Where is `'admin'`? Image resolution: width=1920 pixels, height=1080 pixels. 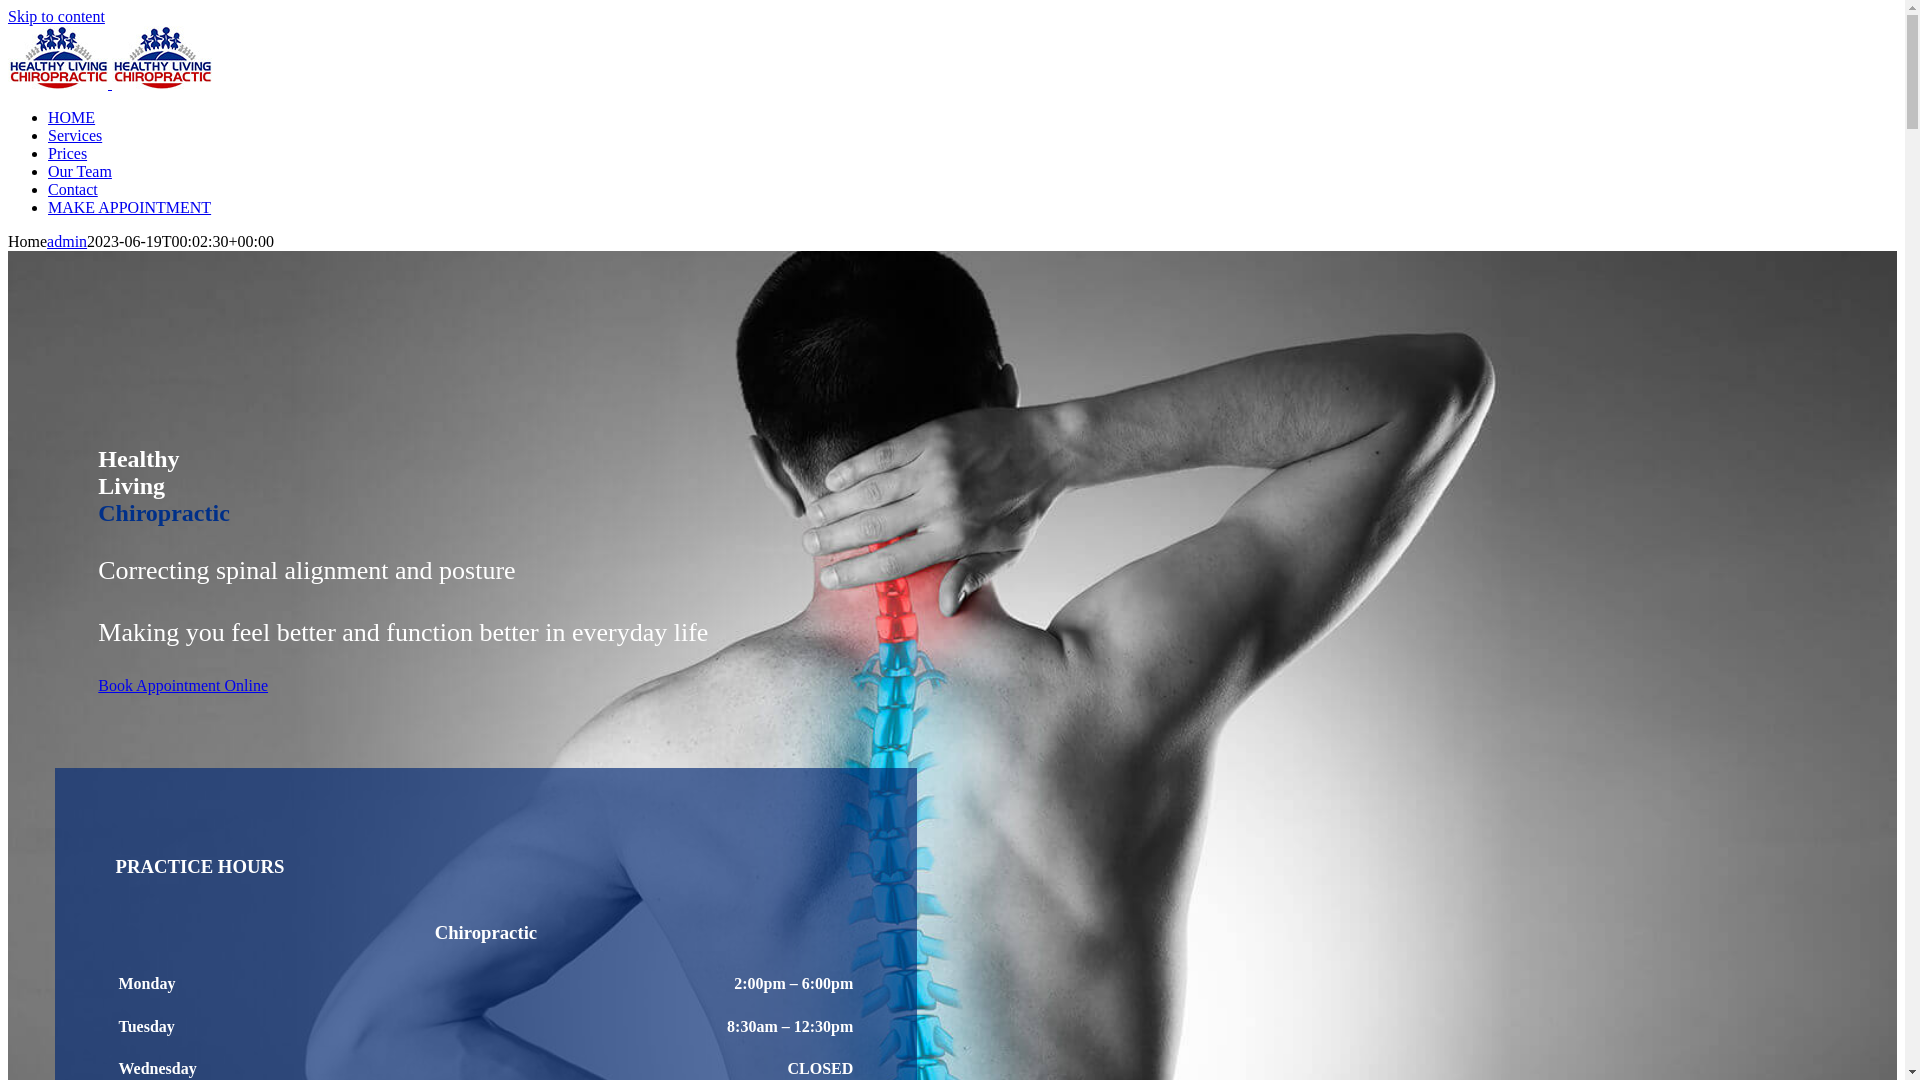
'admin' is located at coordinates (67, 240).